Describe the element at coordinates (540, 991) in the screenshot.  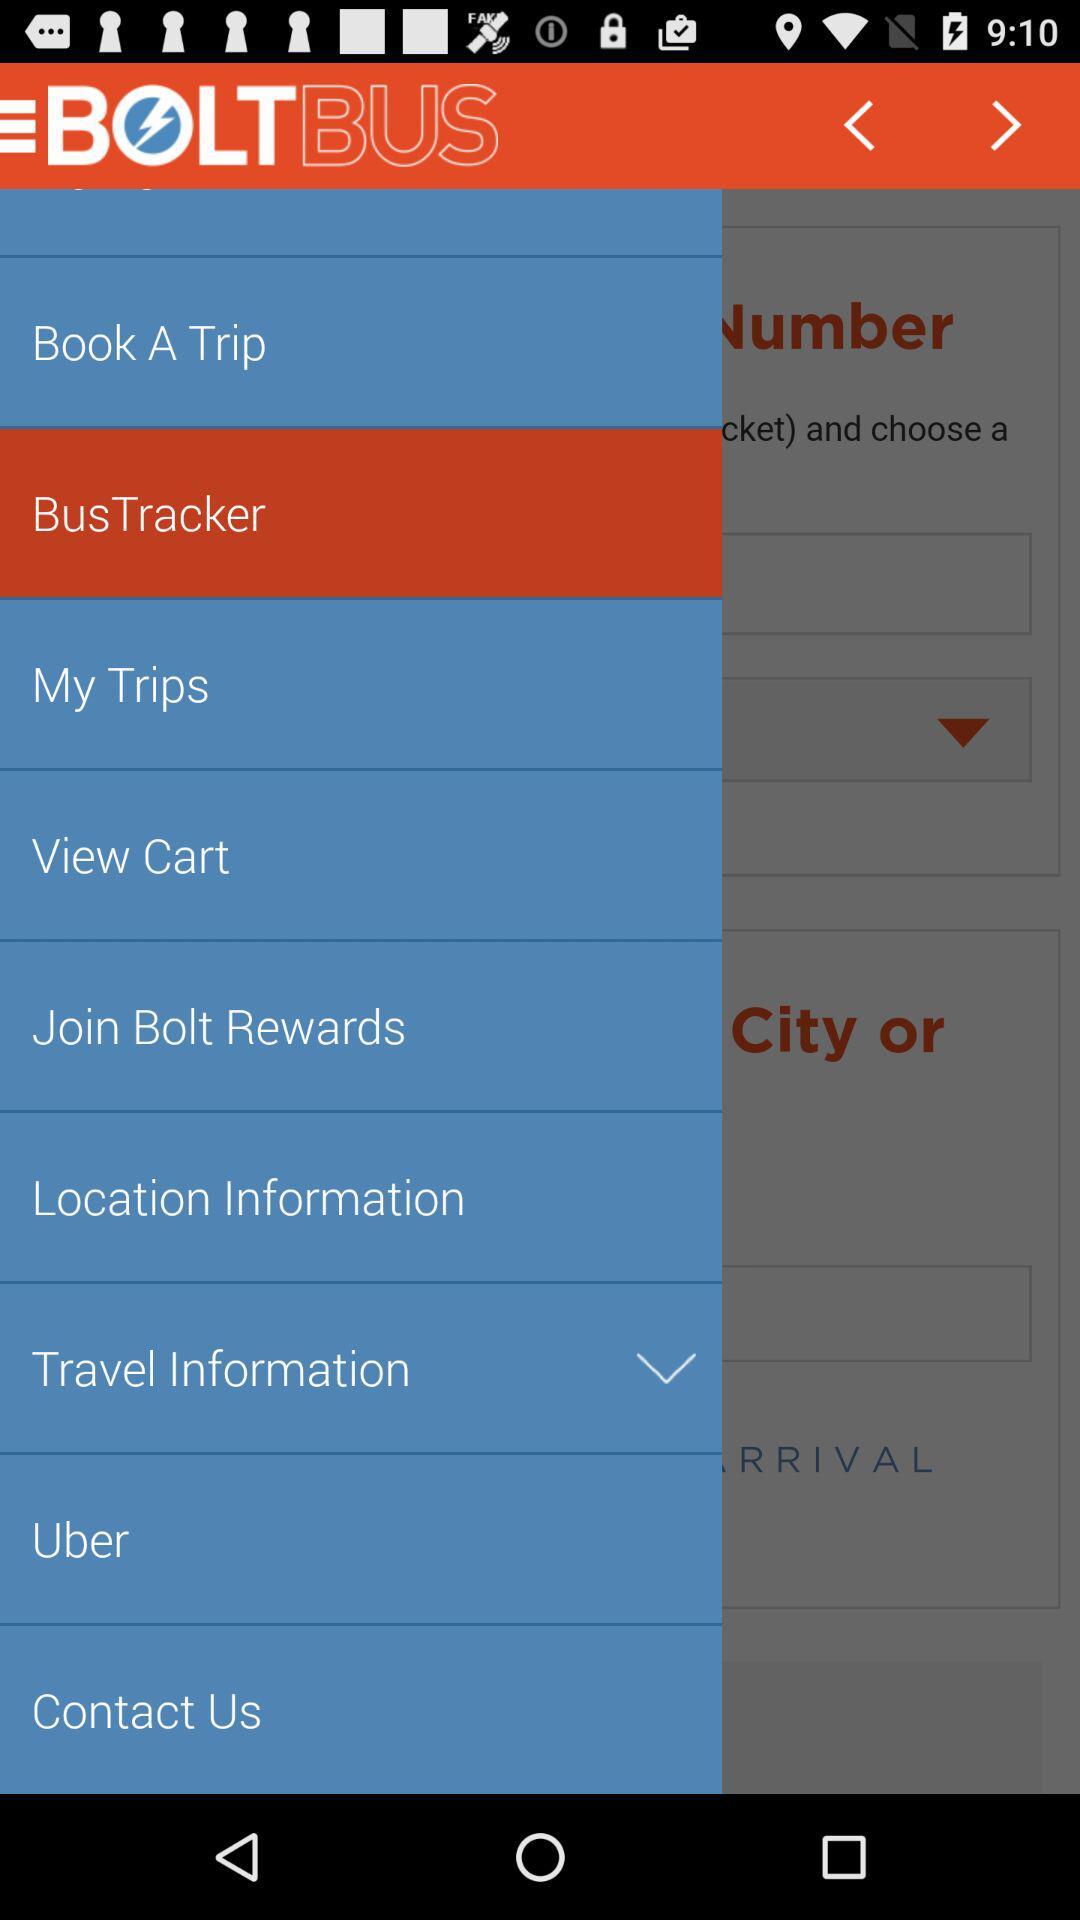
I see `various information` at that location.